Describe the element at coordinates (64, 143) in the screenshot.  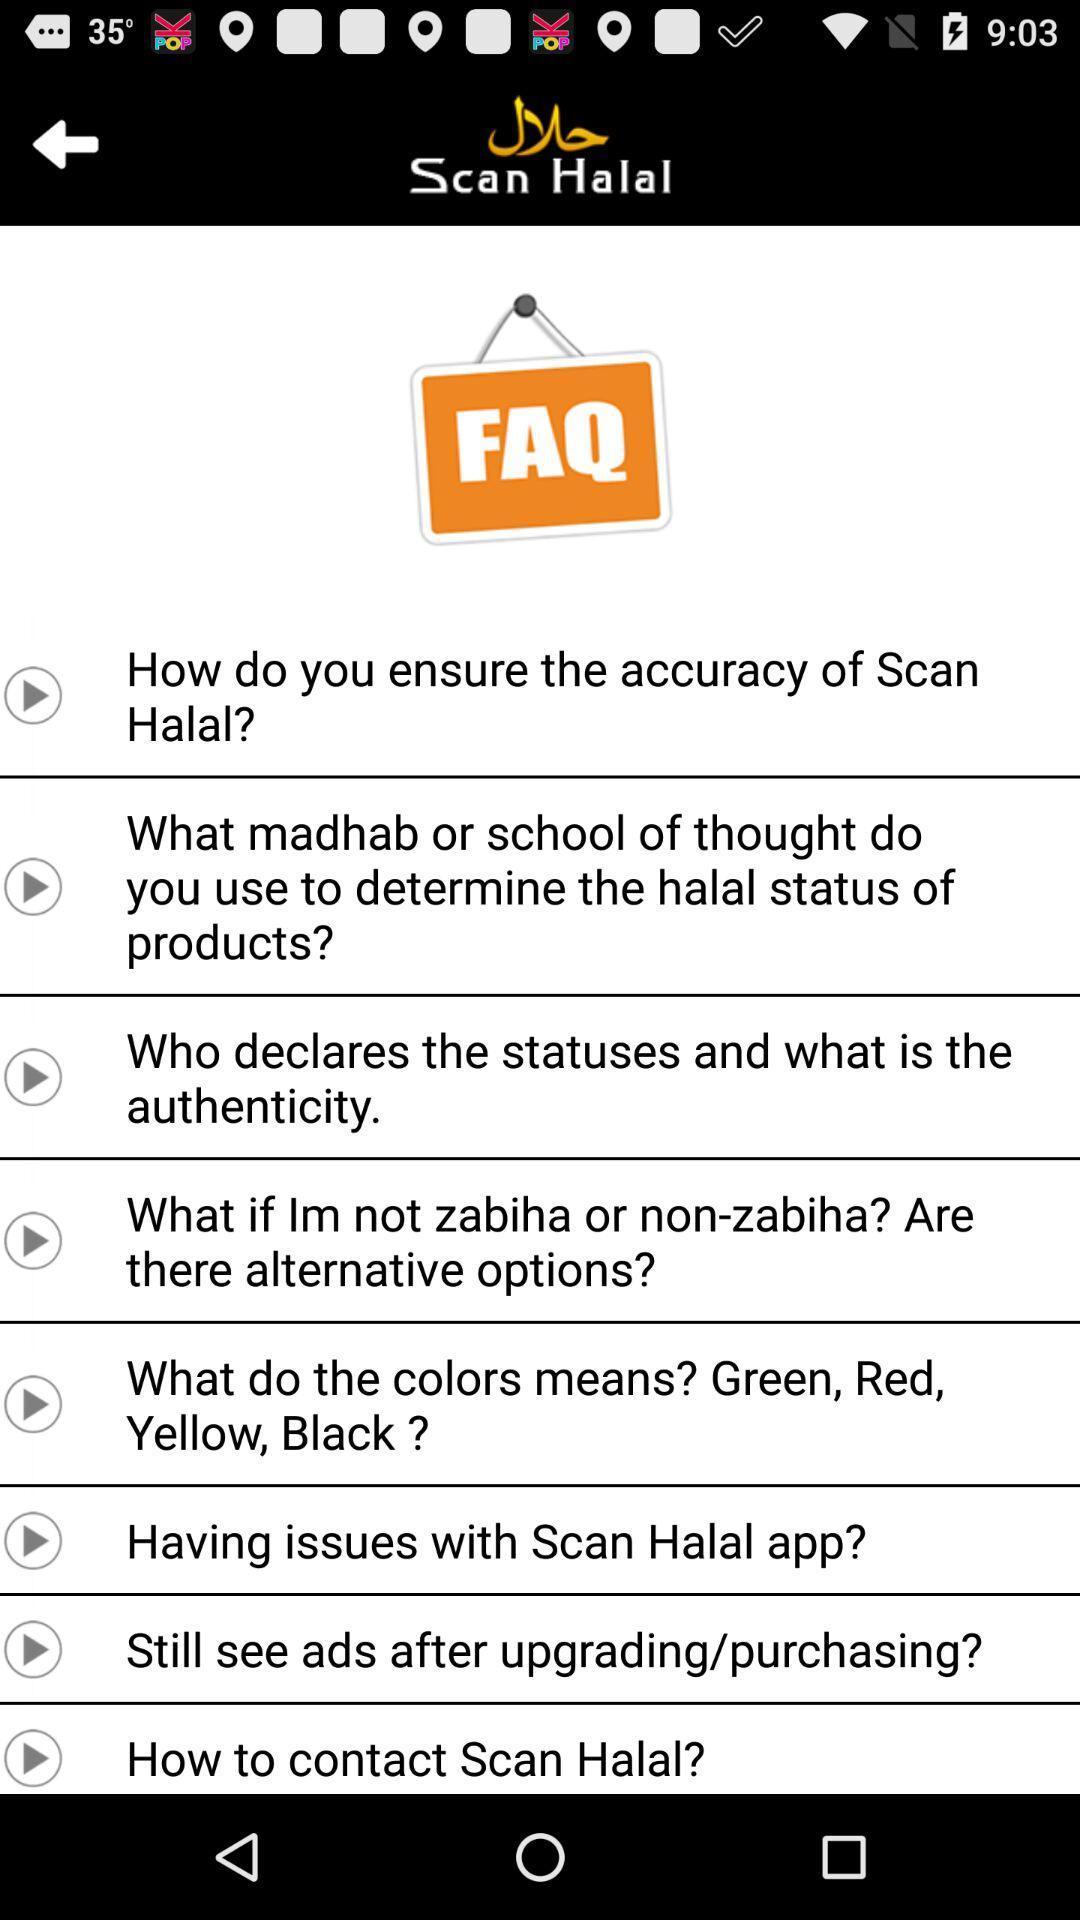
I see `the back arrow` at that location.